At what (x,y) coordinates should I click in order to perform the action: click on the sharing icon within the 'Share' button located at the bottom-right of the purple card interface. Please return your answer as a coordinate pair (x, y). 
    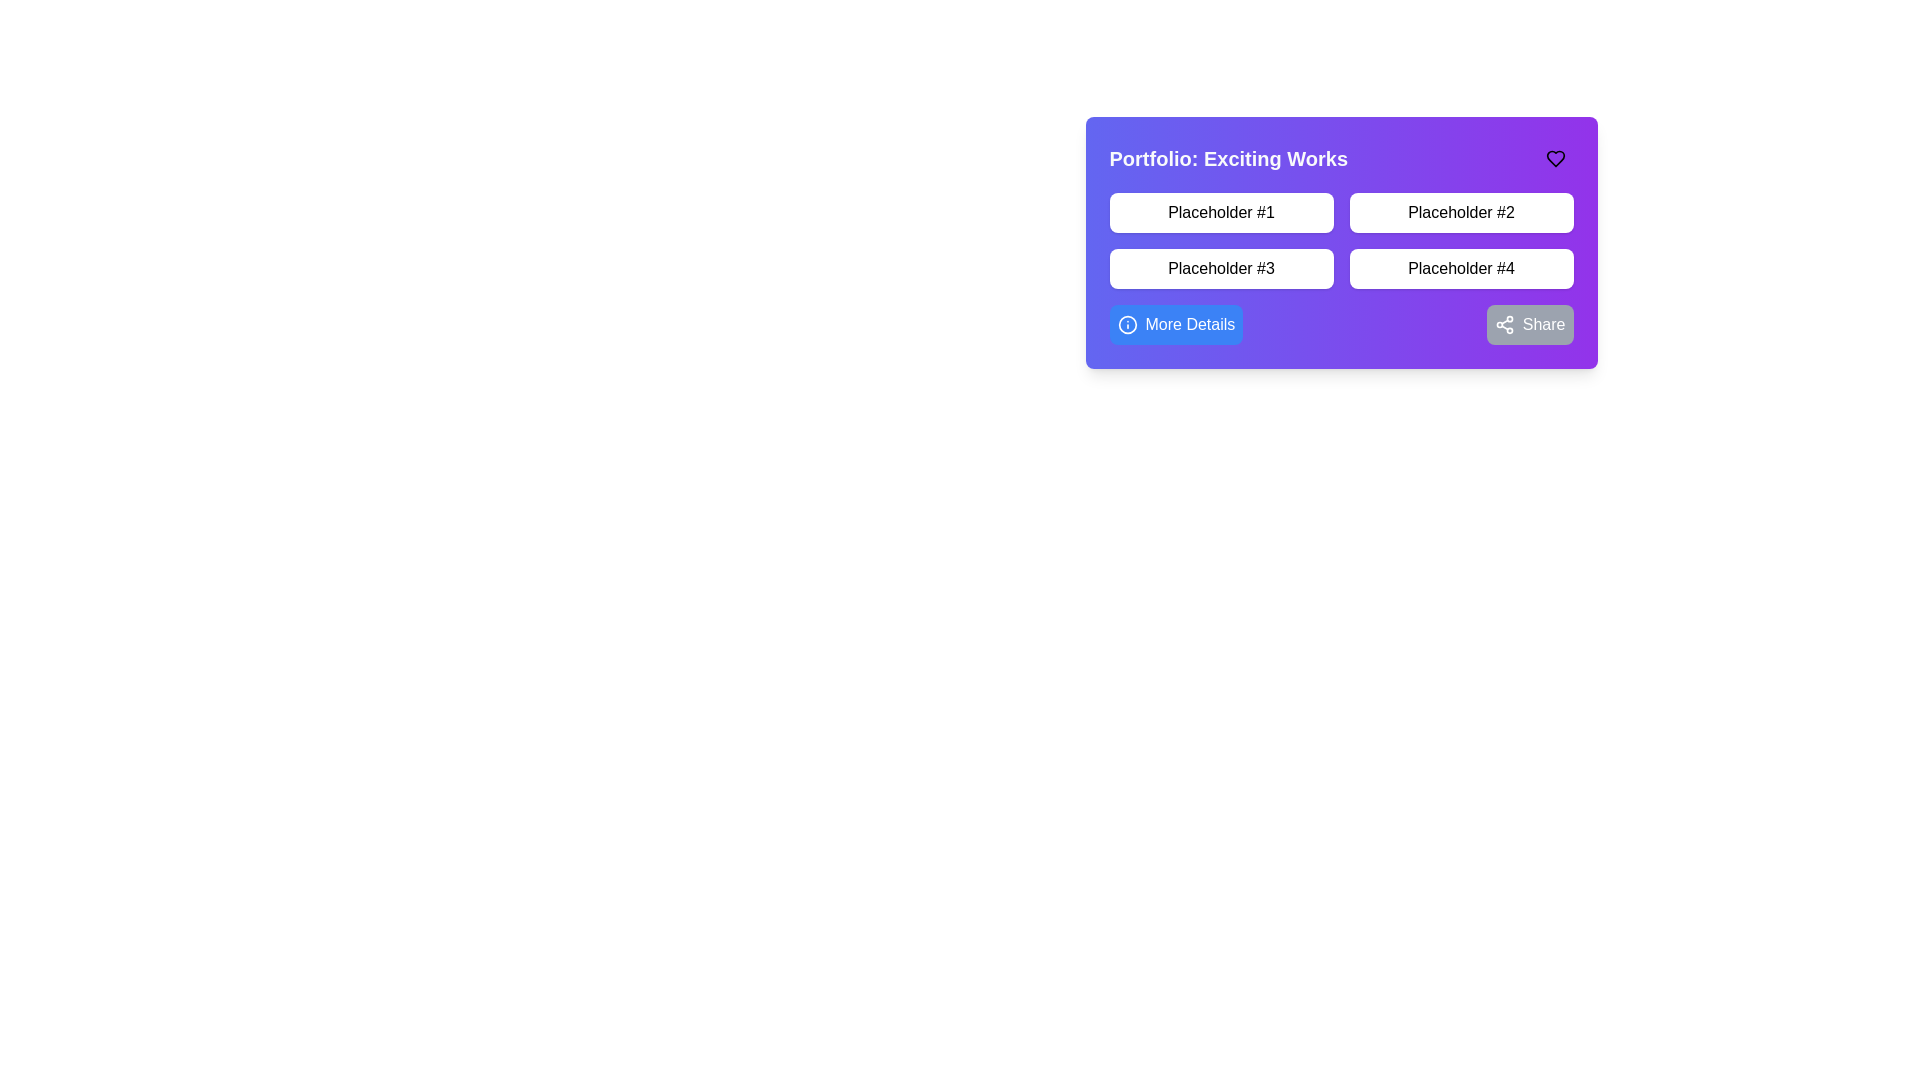
    Looking at the image, I should click on (1504, 323).